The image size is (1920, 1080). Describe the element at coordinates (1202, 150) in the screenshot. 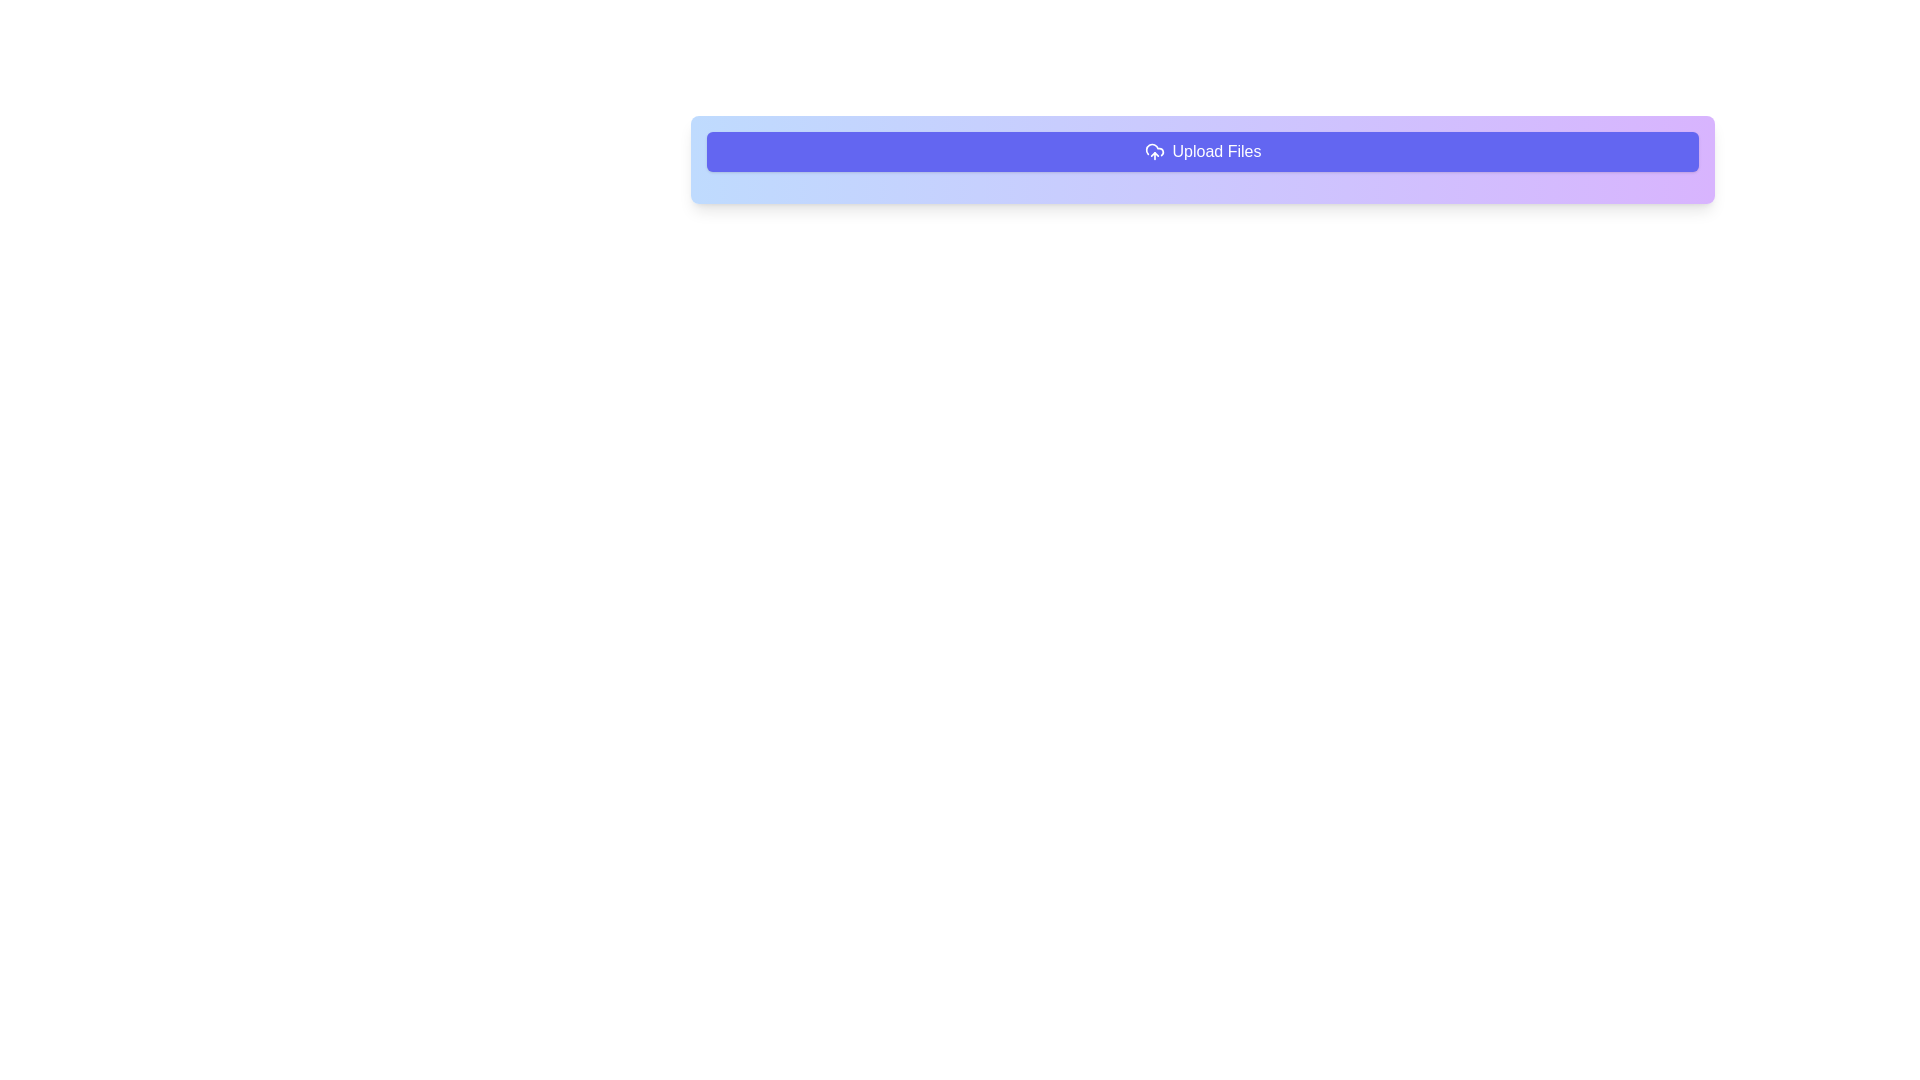

I see `the 'Upload Files' button, which features white text on a purple gradient background and a cloud upload icon, to initiate the file upload` at that location.